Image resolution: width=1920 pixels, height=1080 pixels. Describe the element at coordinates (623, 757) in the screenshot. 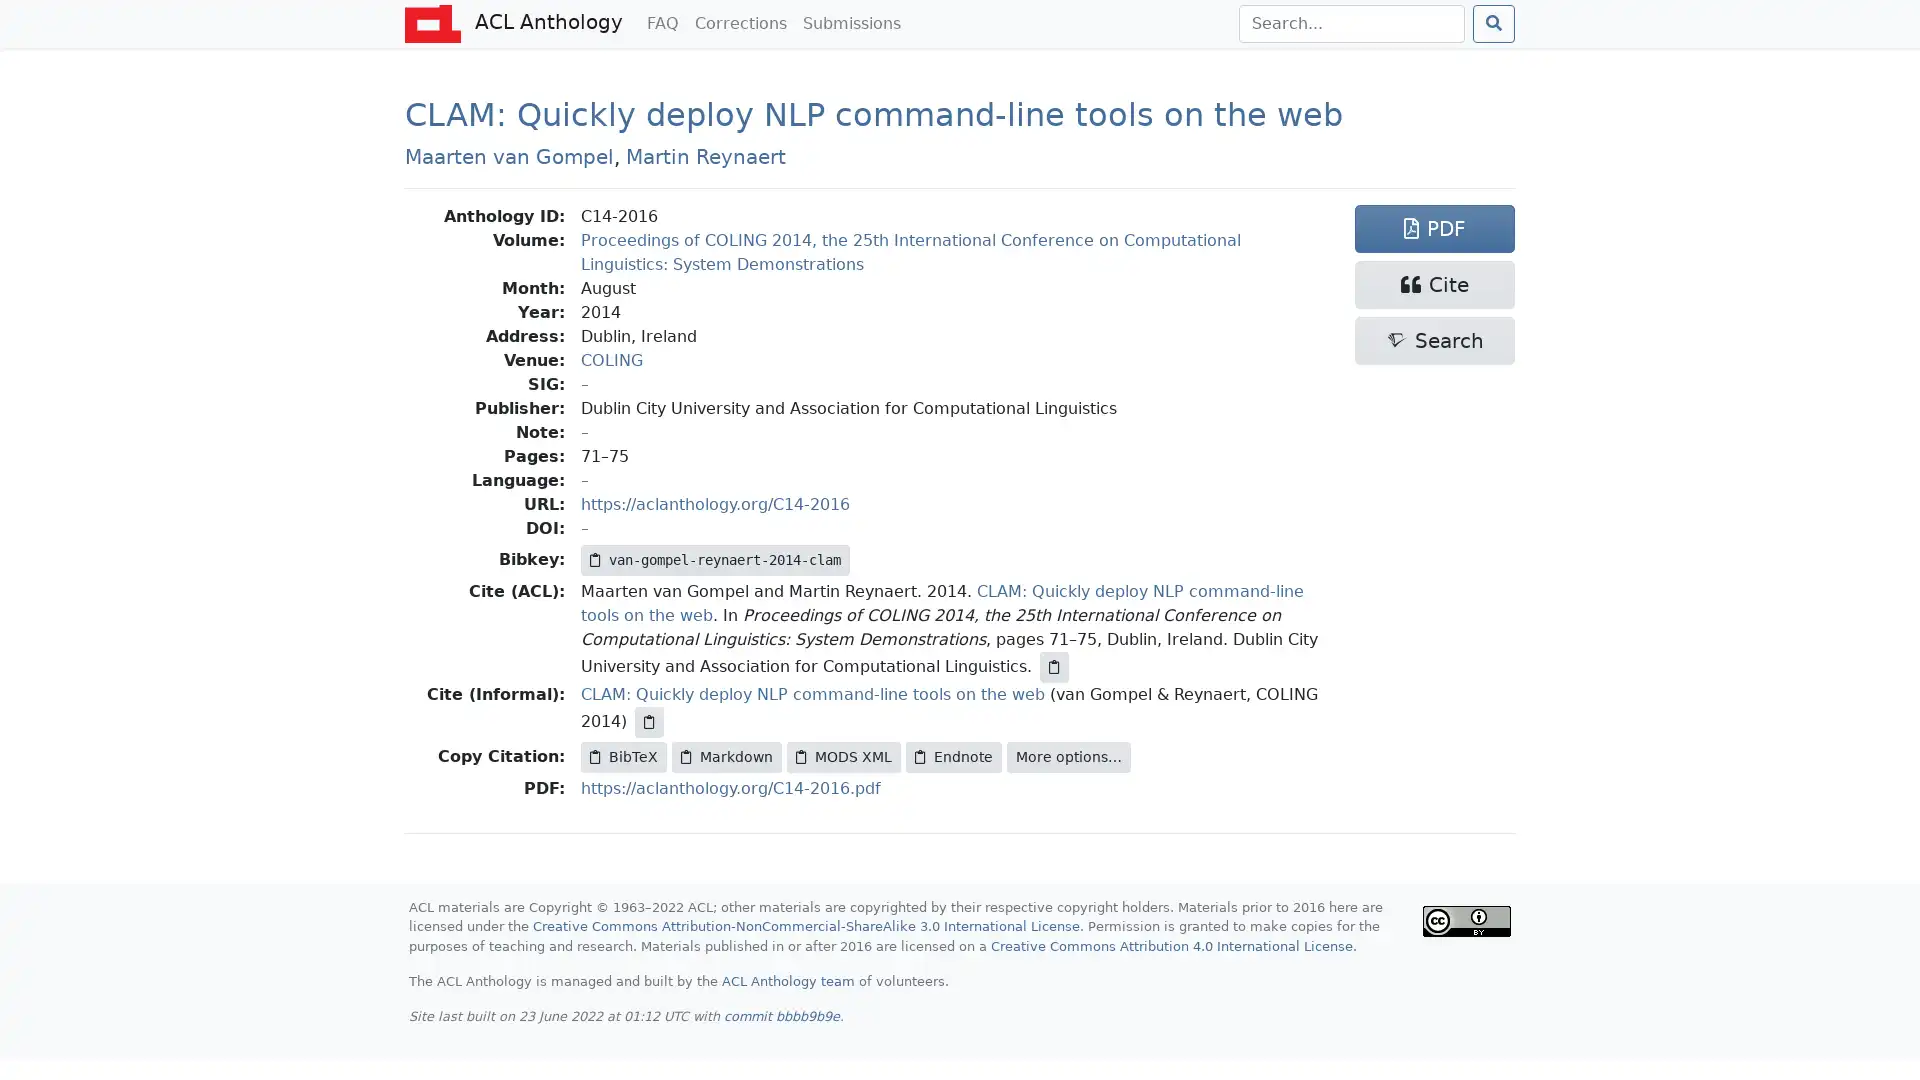

I see `BibTeX` at that location.